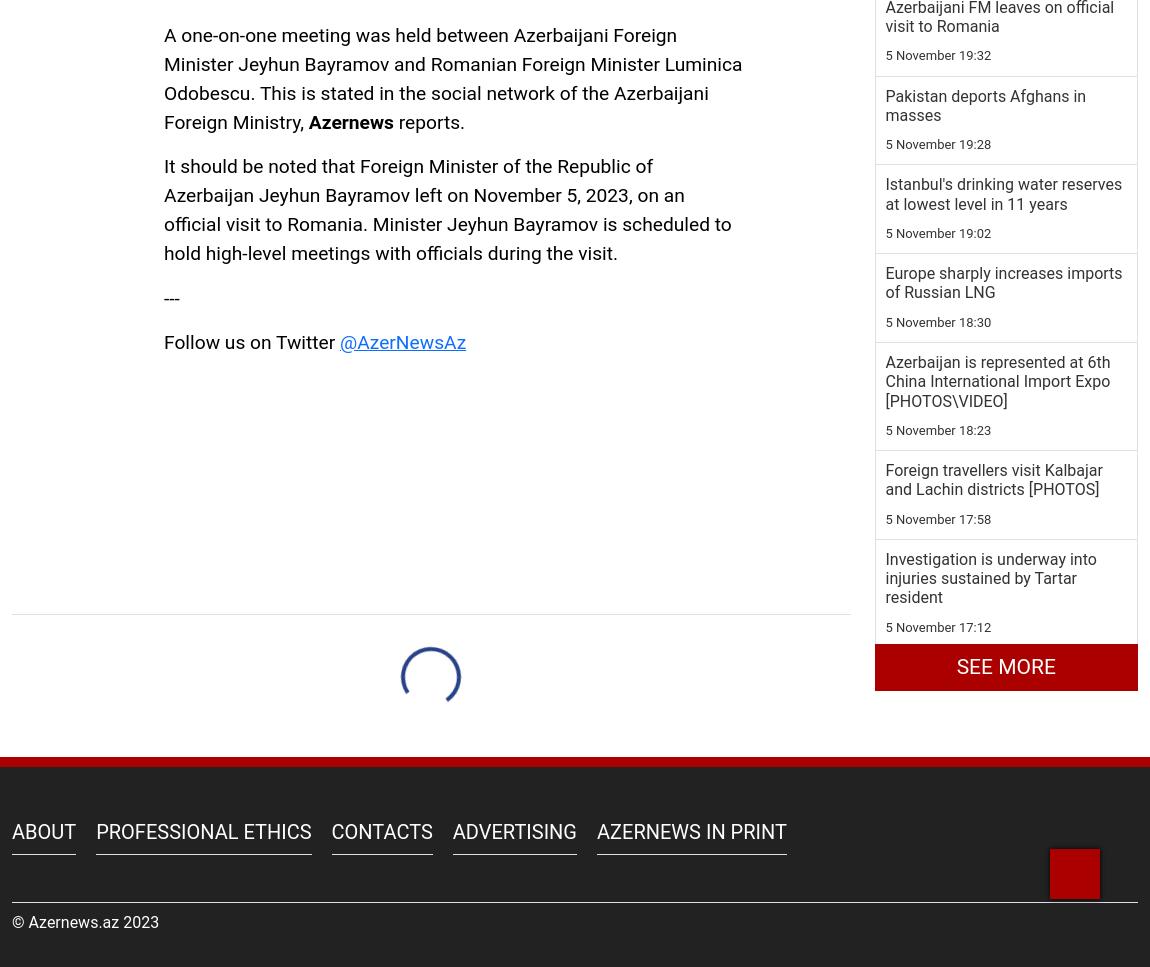  Describe the element at coordinates (885, 627) in the screenshot. I see `'Azerbaijan, Pakistan's joint ventures in pharmaceutical industry look promising'` at that location.